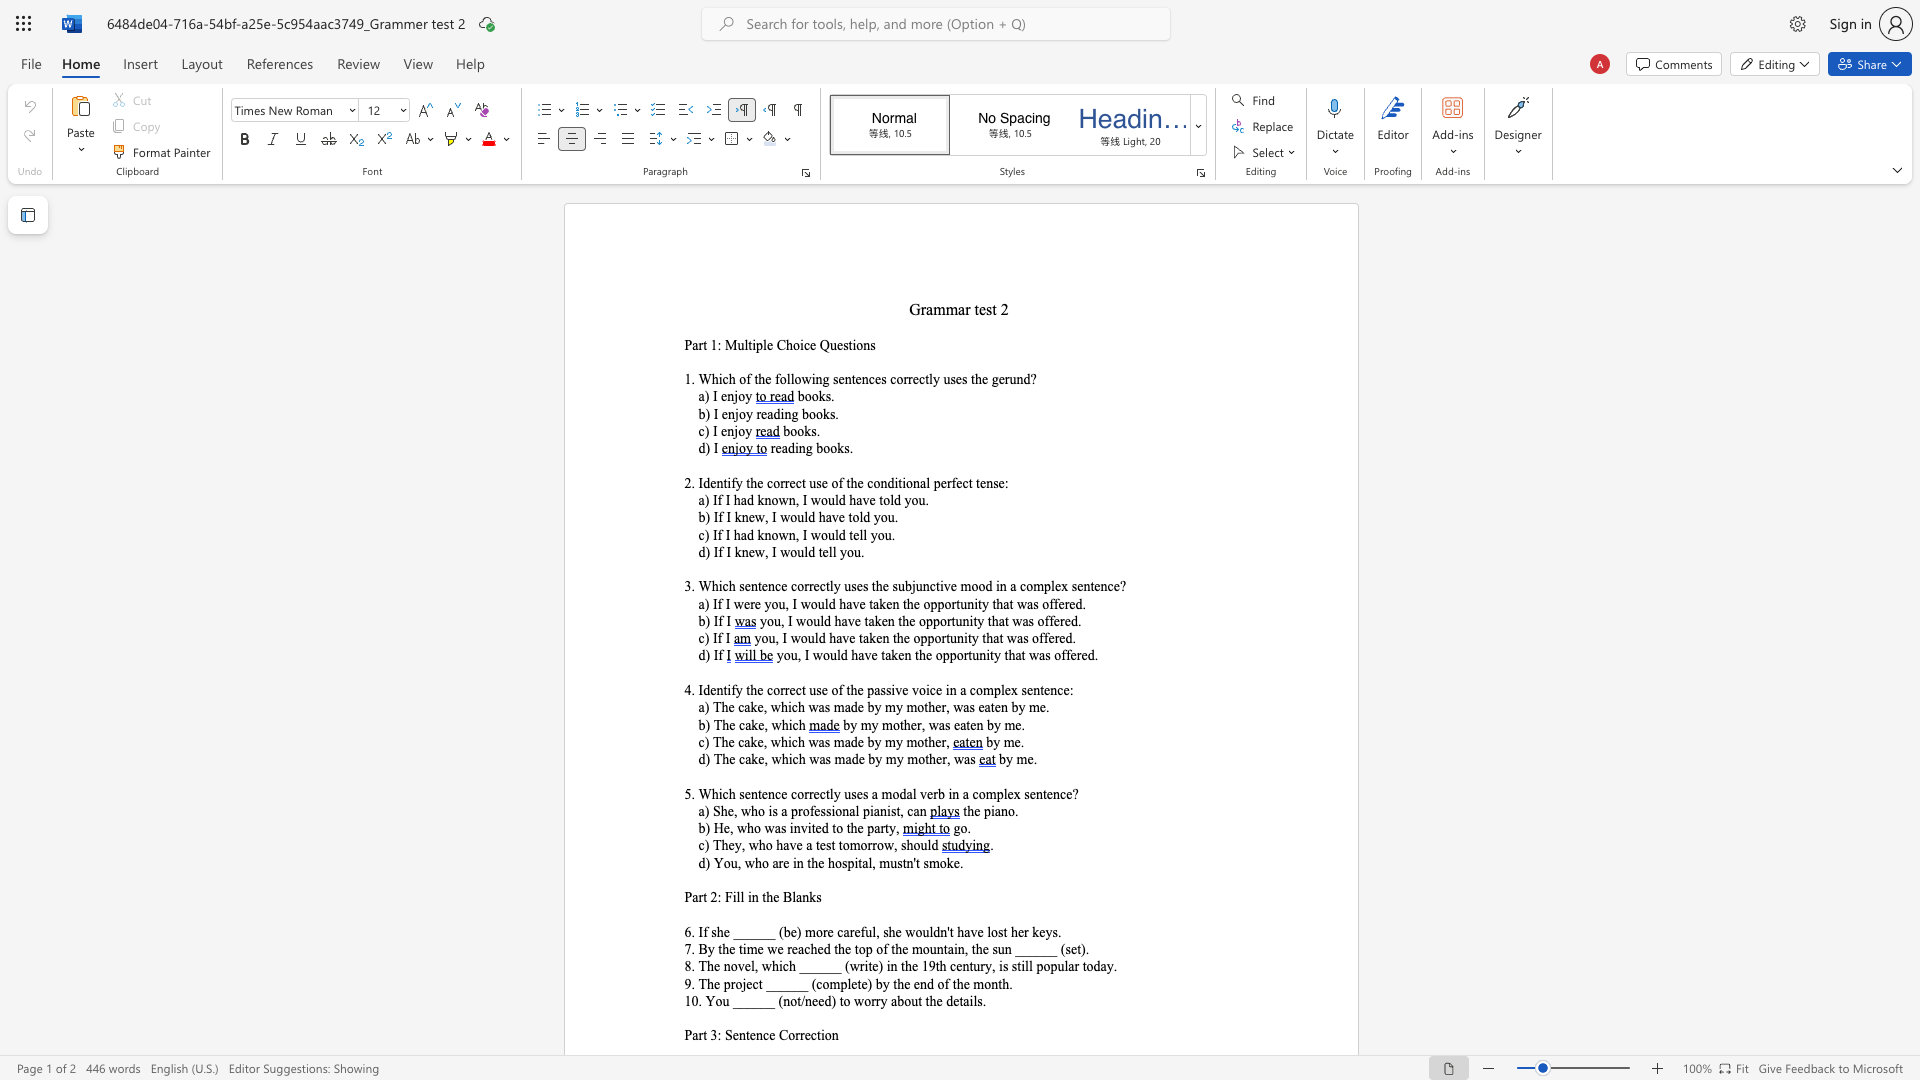  What do you see at coordinates (905, 845) in the screenshot?
I see `the subset text "hou" within the text "c) They, who have a test tomorrow, should"` at bounding box center [905, 845].